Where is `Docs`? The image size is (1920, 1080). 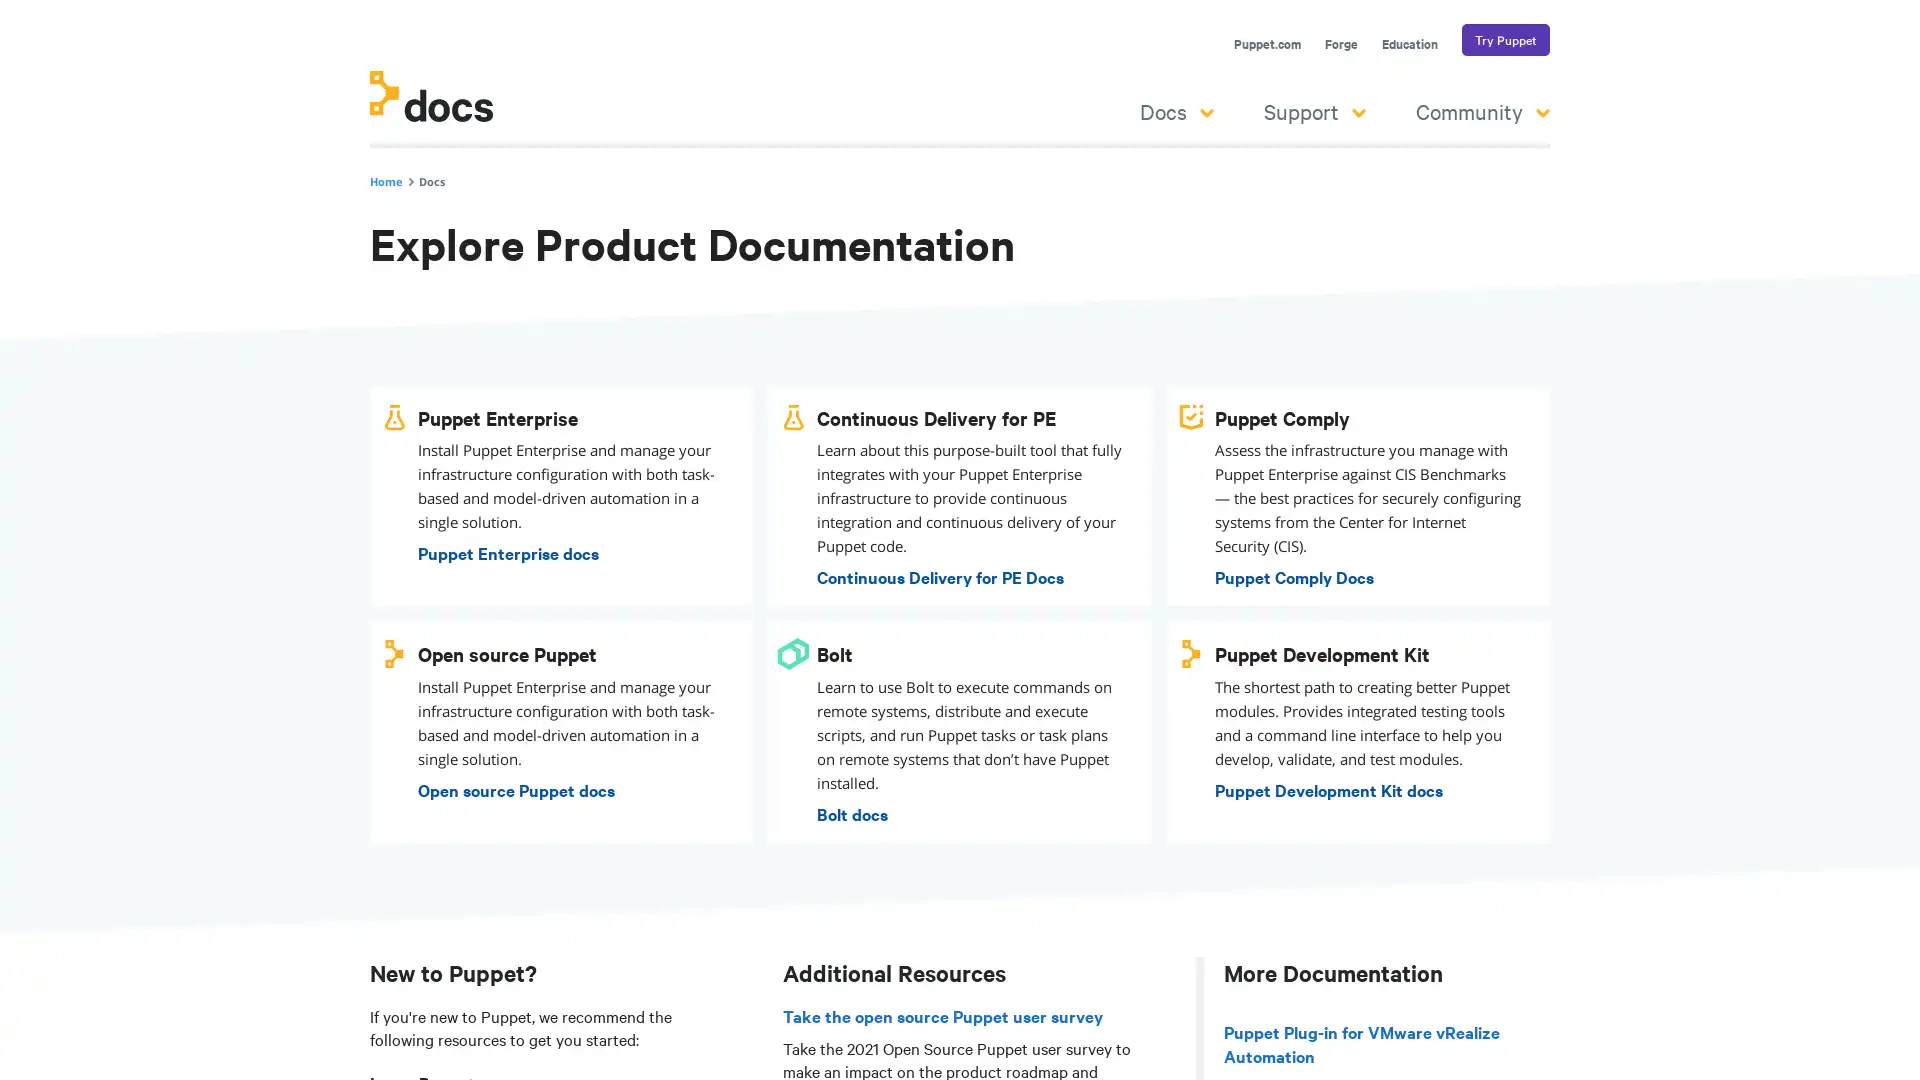 Docs is located at coordinates (1176, 121).